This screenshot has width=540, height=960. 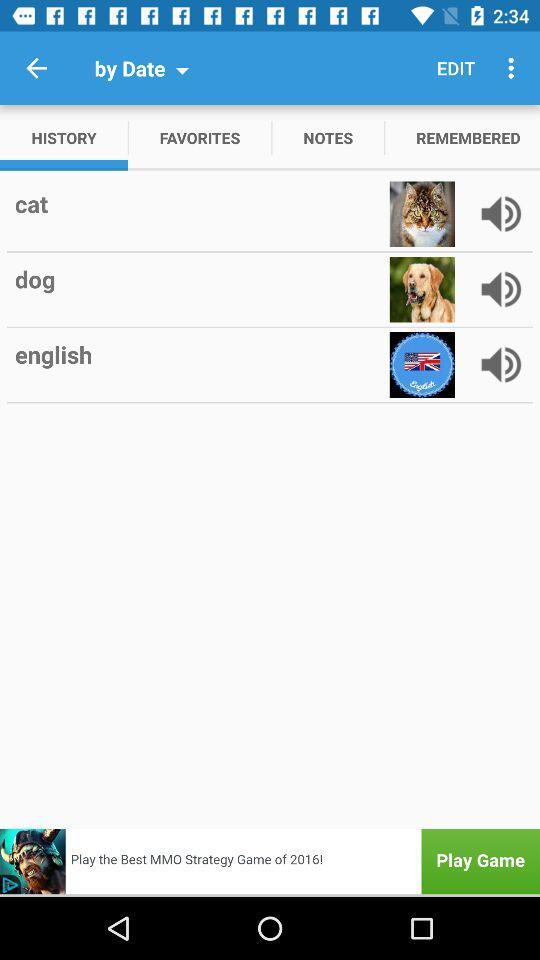 What do you see at coordinates (500, 214) in the screenshot?
I see `speaker` at bounding box center [500, 214].